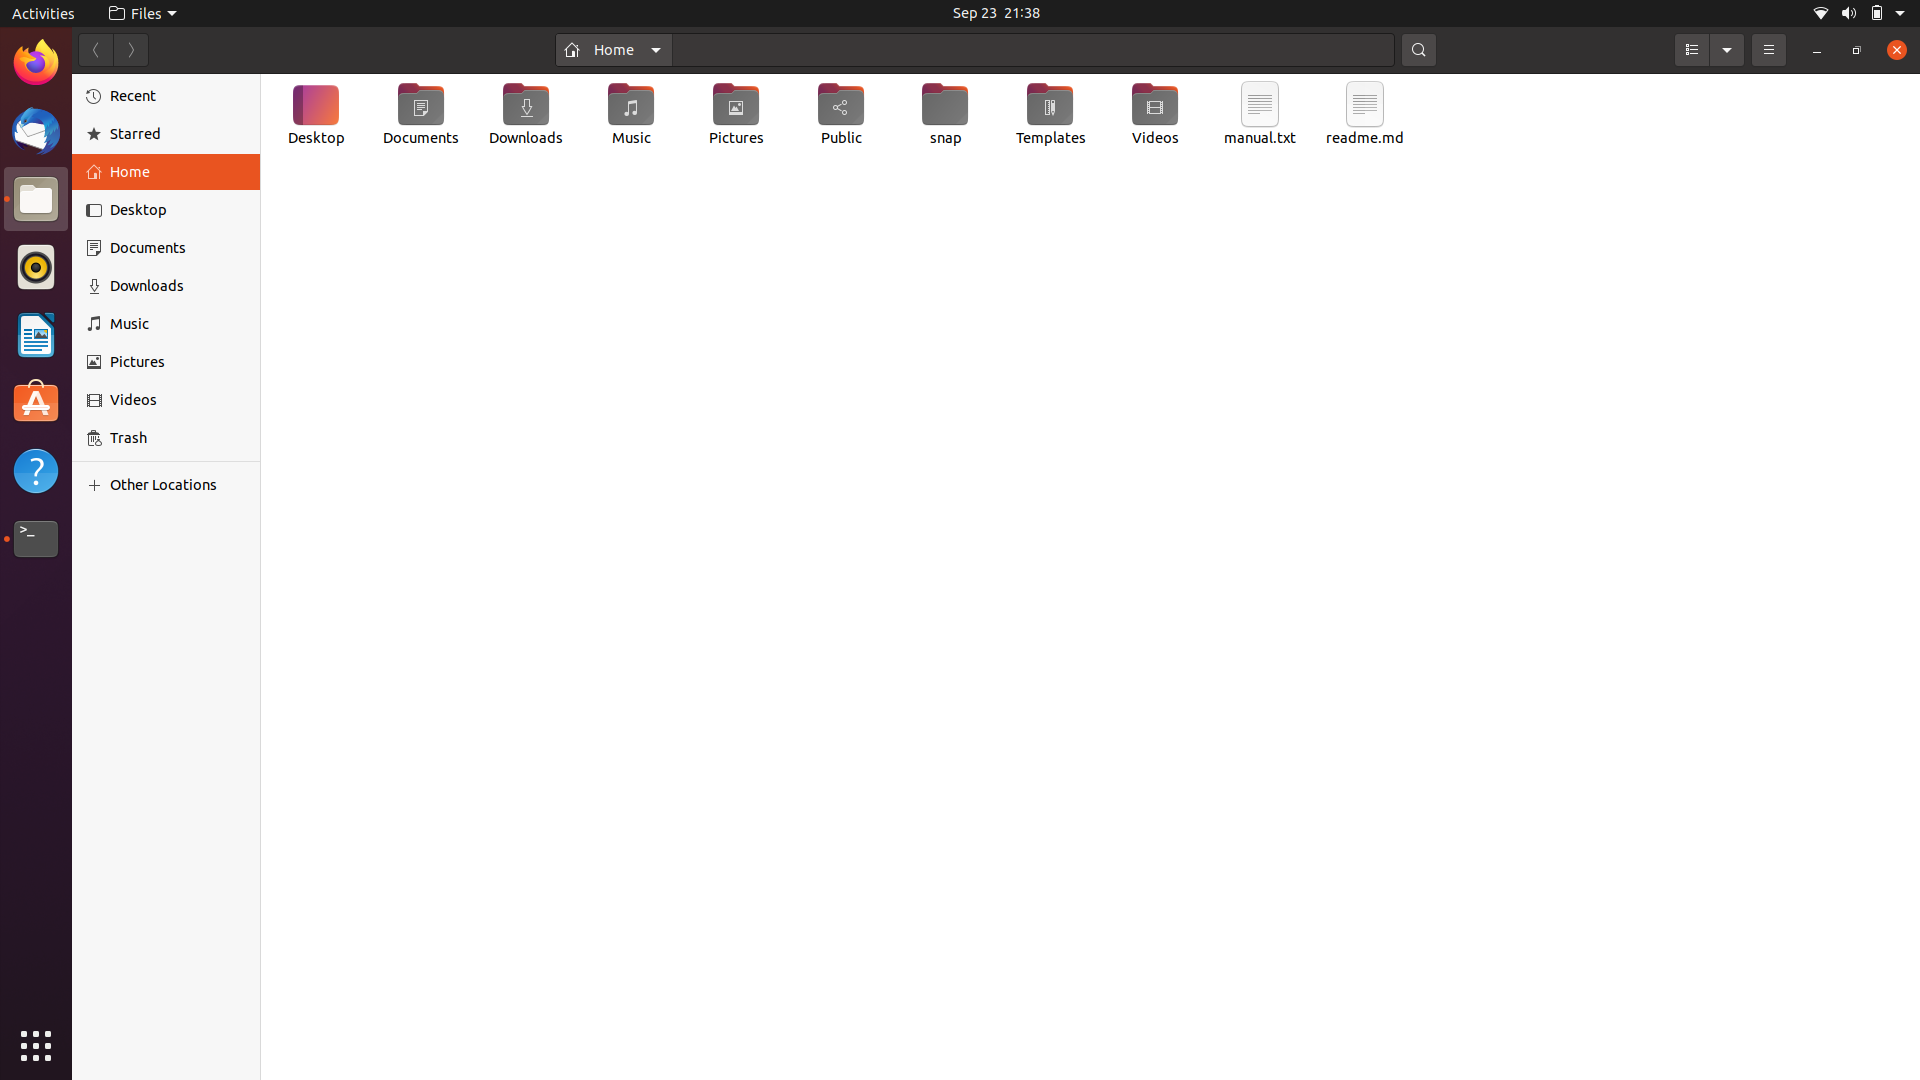 This screenshot has height=1080, width=1920. Describe the element at coordinates (1049, 116) in the screenshot. I see `the folder named "Templates` at that location.